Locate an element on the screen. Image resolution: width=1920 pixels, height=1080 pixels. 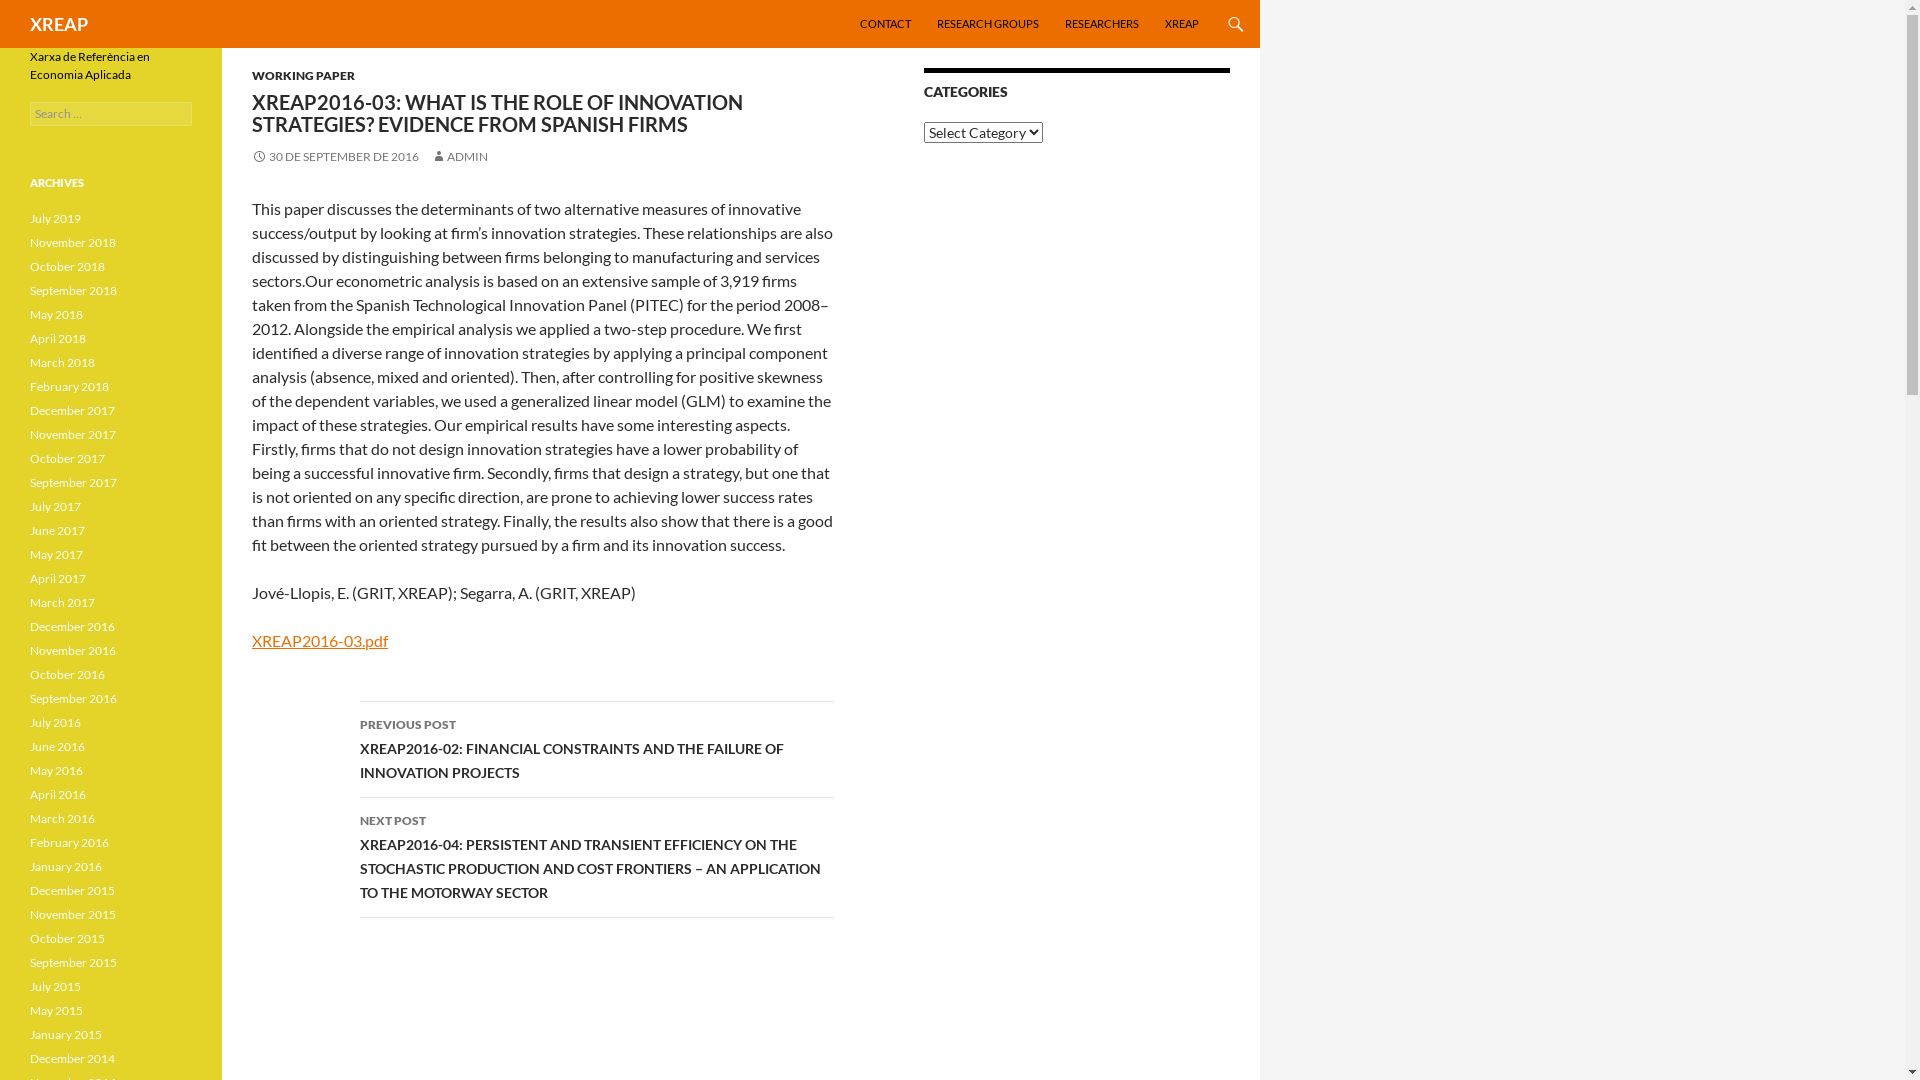
'December 2014' is located at coordinates (72, 1057).